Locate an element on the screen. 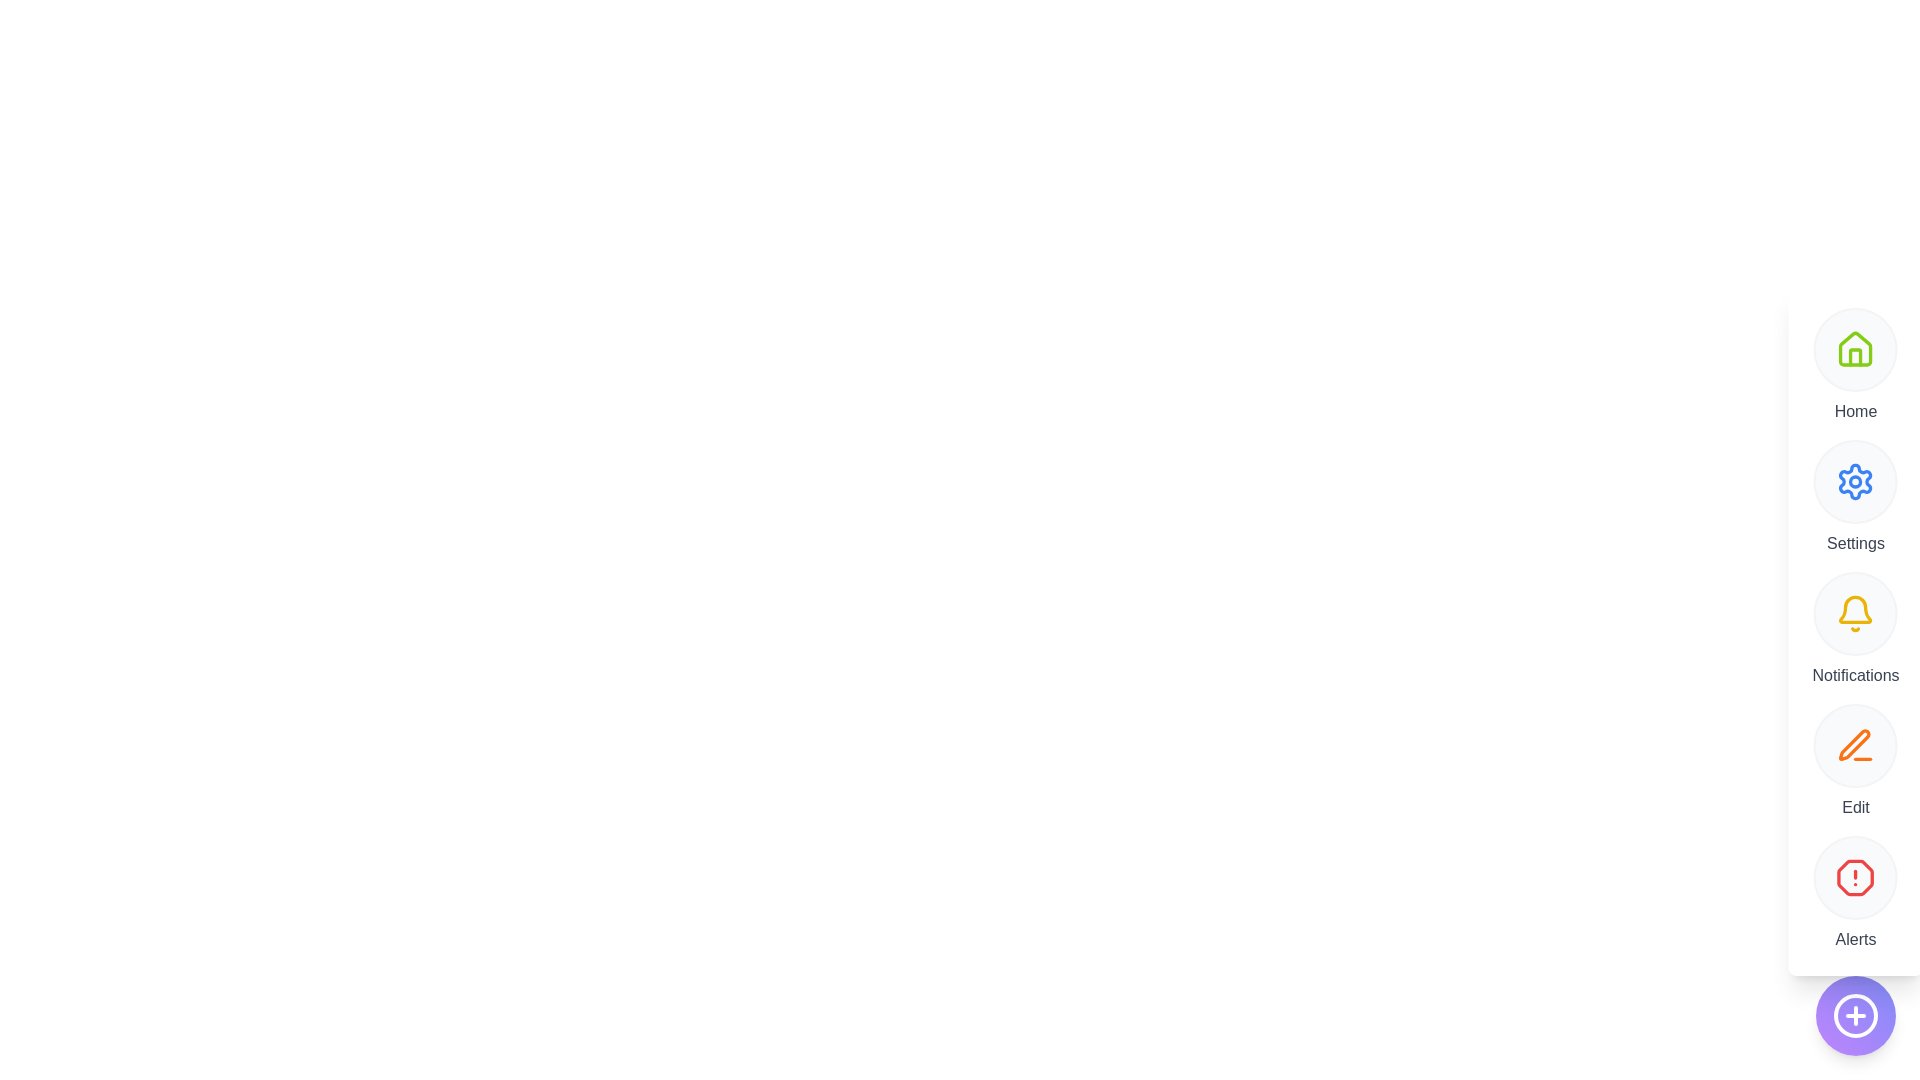  the Home button to trigger its functionality is located at coordinates (1855, 349).